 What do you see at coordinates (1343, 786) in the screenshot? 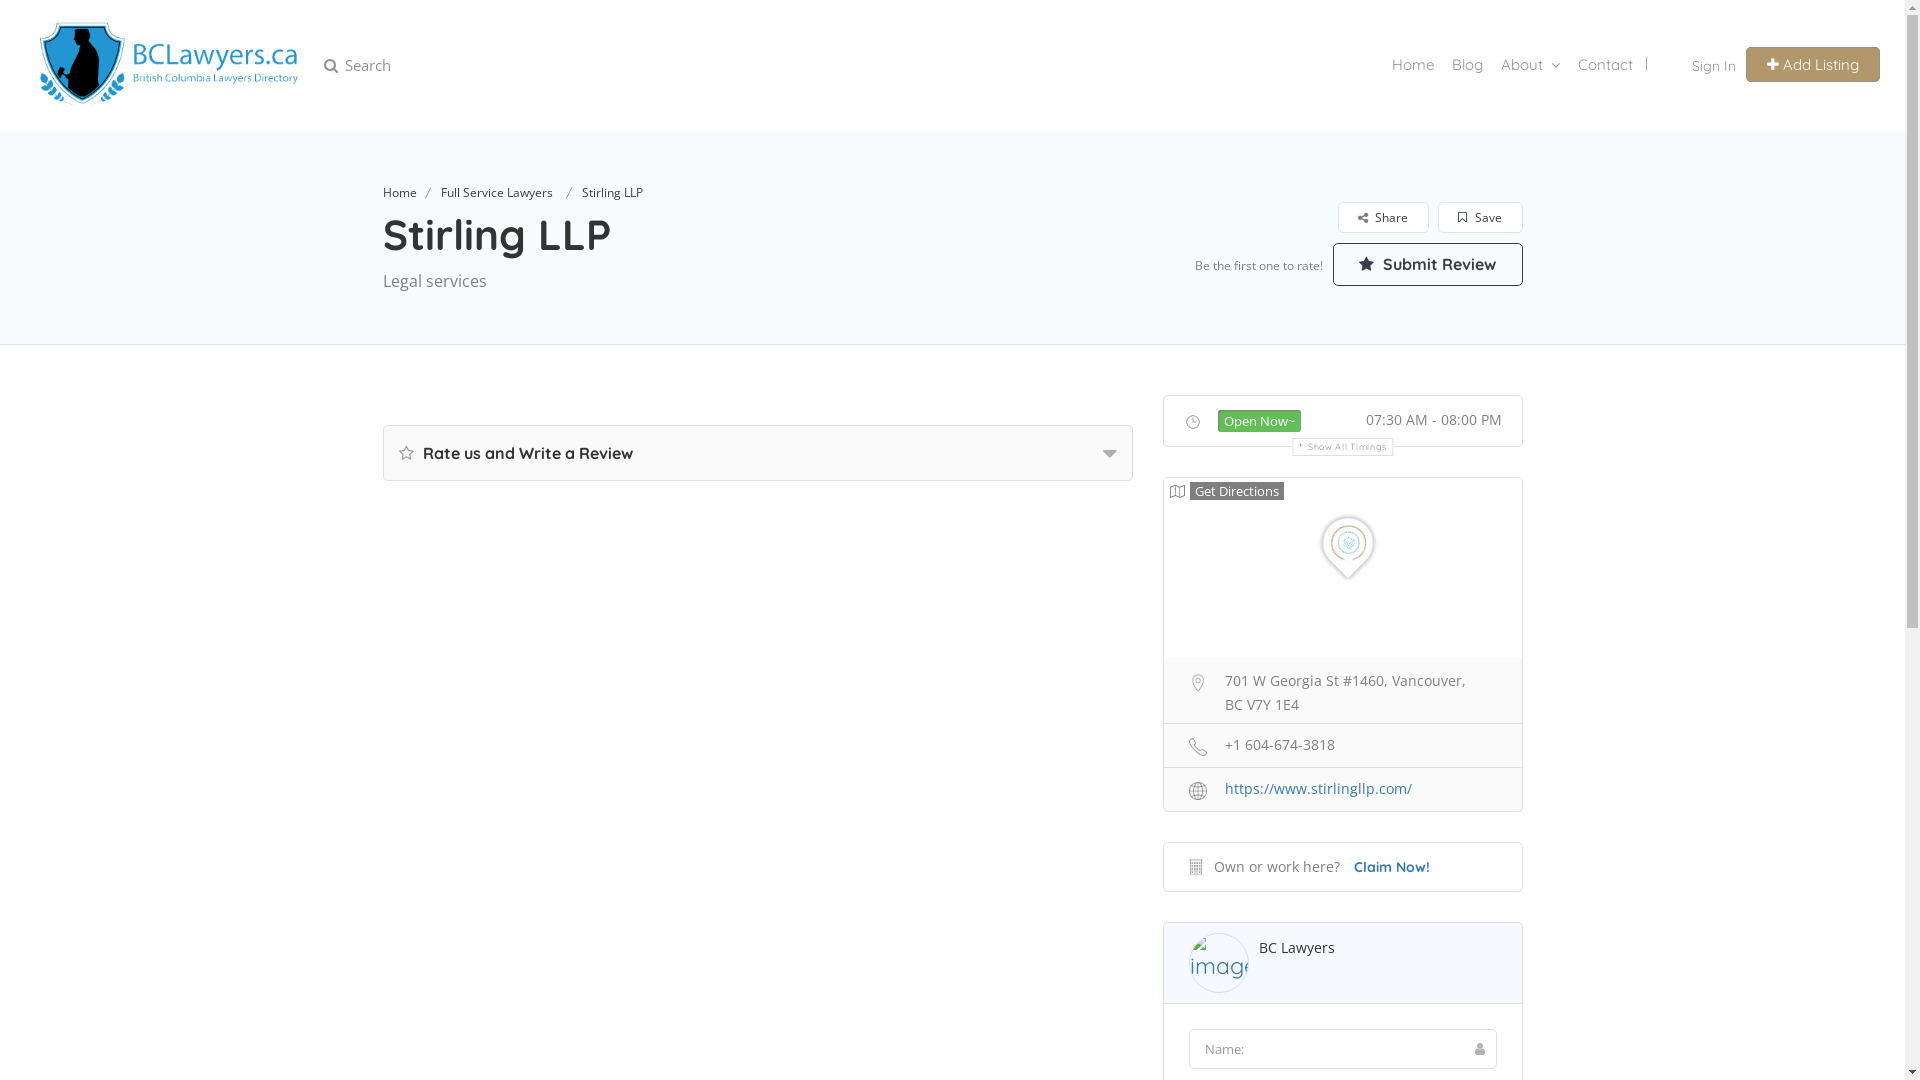
I see `'https://www.stirlingllp.com/'` at bounding box center [1343, 786].